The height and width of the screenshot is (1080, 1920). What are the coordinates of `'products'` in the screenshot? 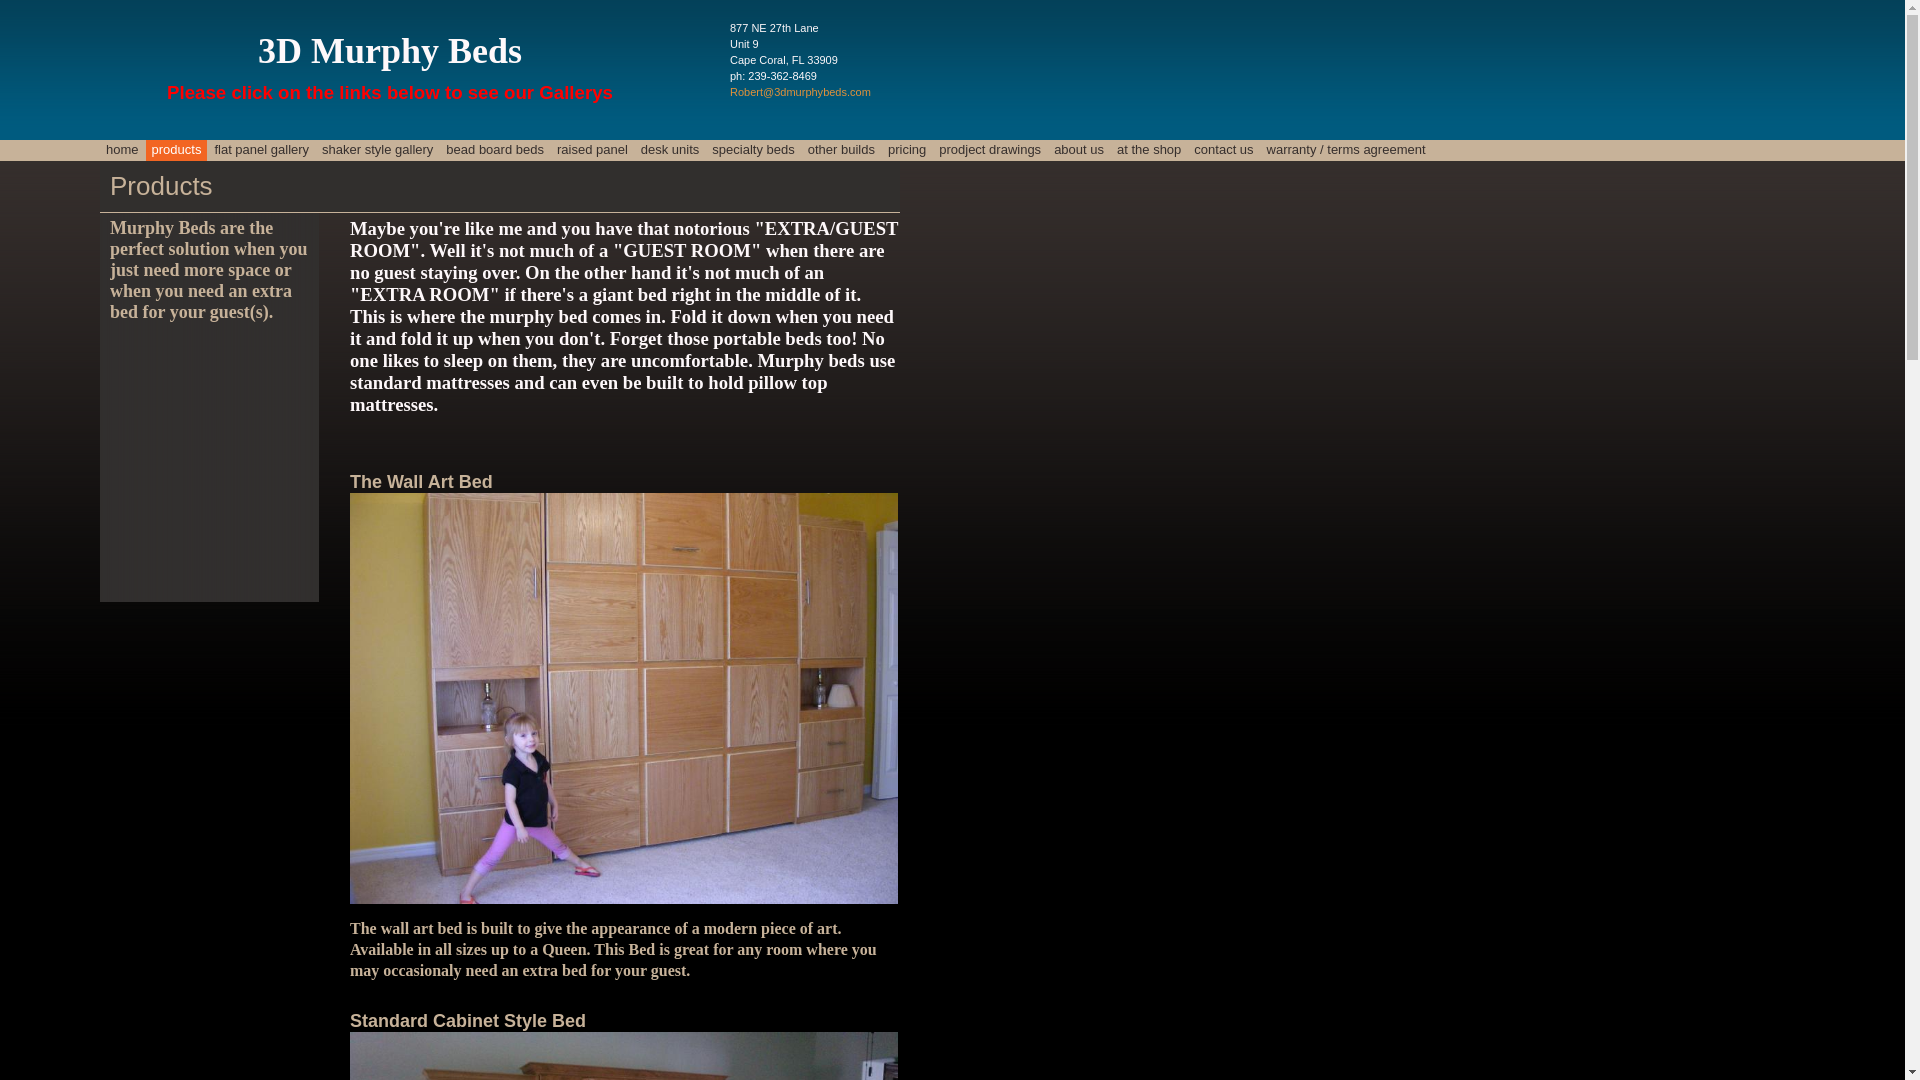 It's located at (177, 149).